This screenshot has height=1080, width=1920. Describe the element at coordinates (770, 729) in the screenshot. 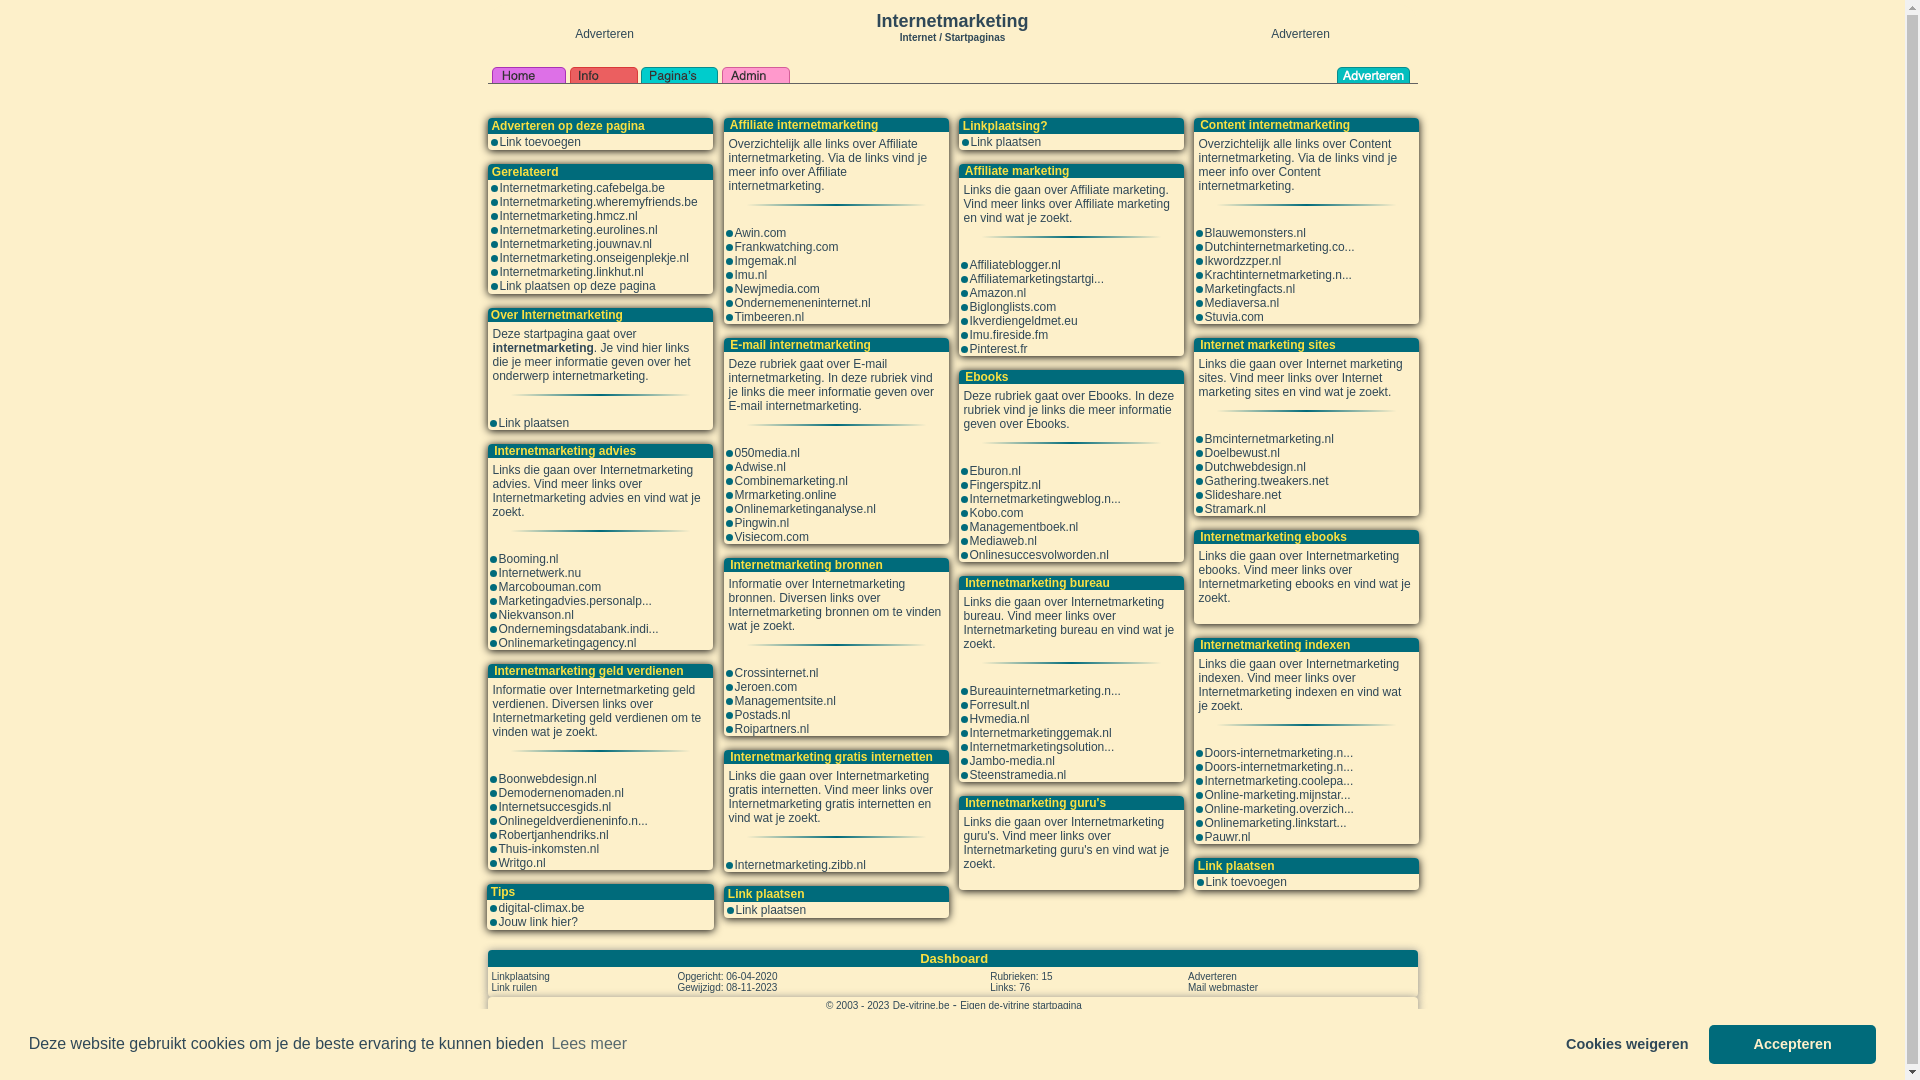

I see `'Roipartners.nl'` at that location.